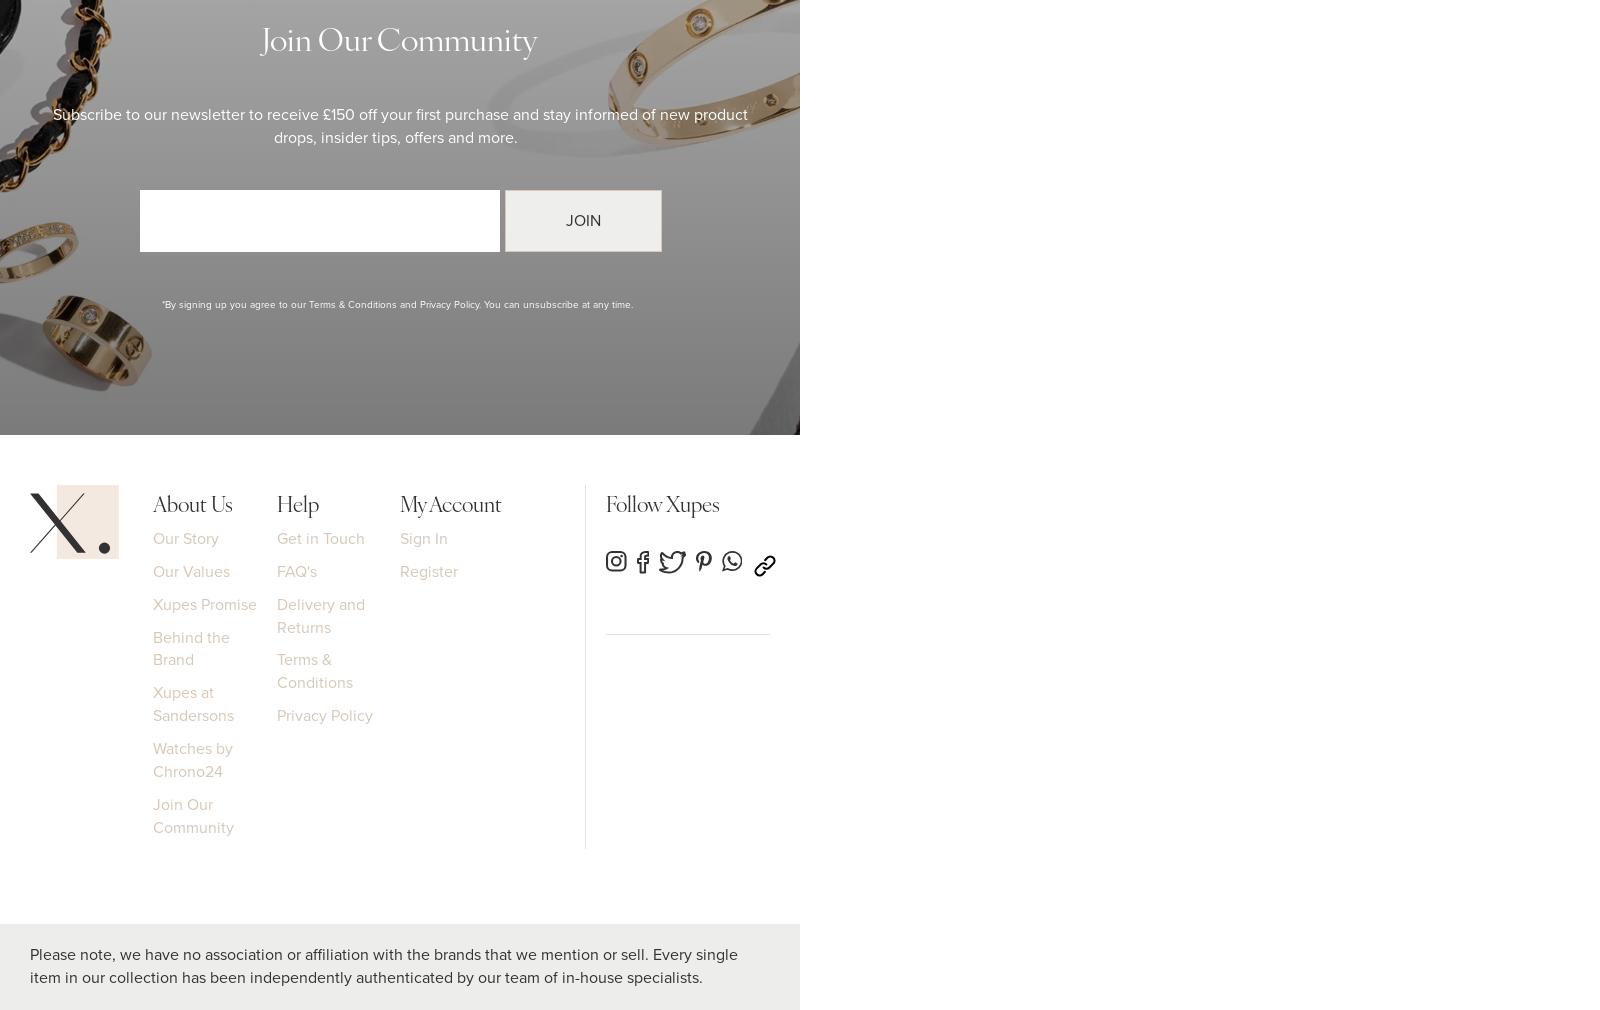 The height and width of the screenshot is (1010, 1600). Describe the element at coordinates (320, 613) in the screenshot. I see `'Delivery and Returns'` at that location.